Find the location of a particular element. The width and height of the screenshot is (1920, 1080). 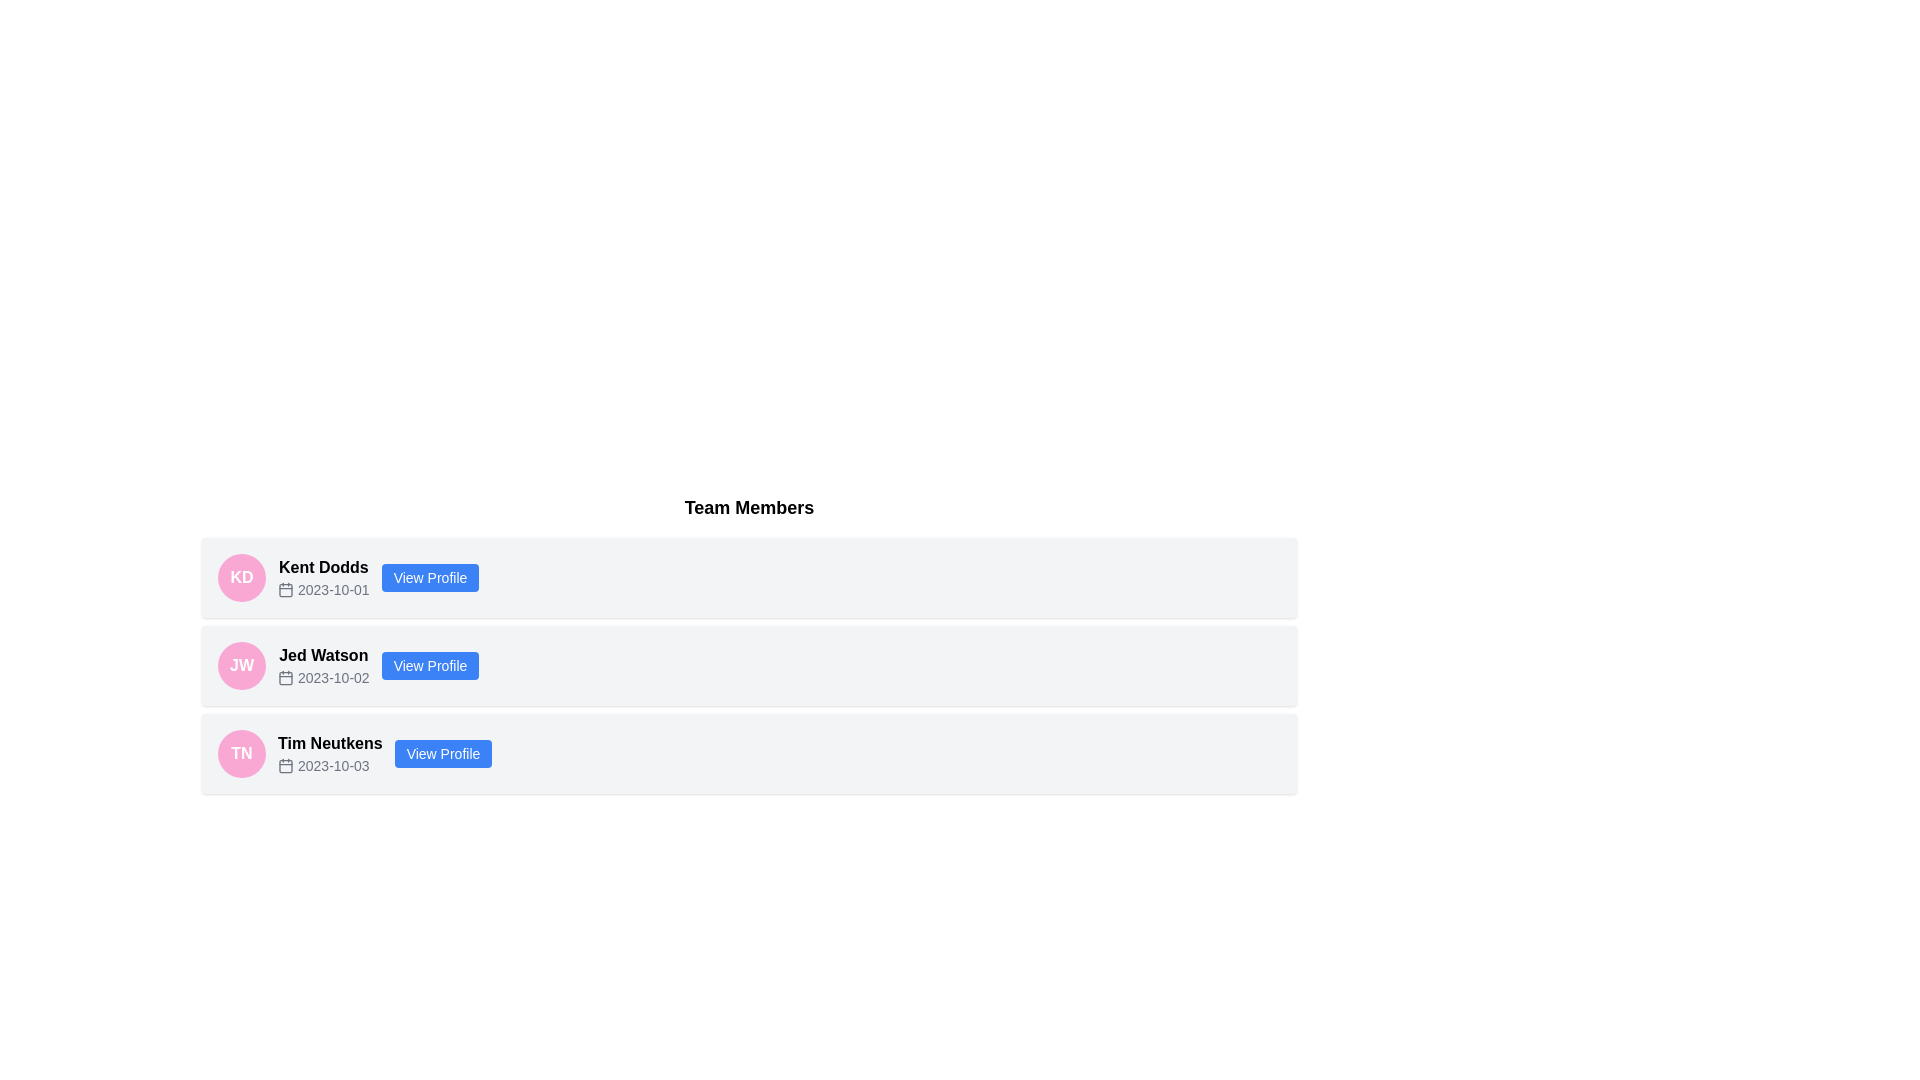

the calendar icon located to the left of the date '2023-10-01' is located at coordinates (285, 589).